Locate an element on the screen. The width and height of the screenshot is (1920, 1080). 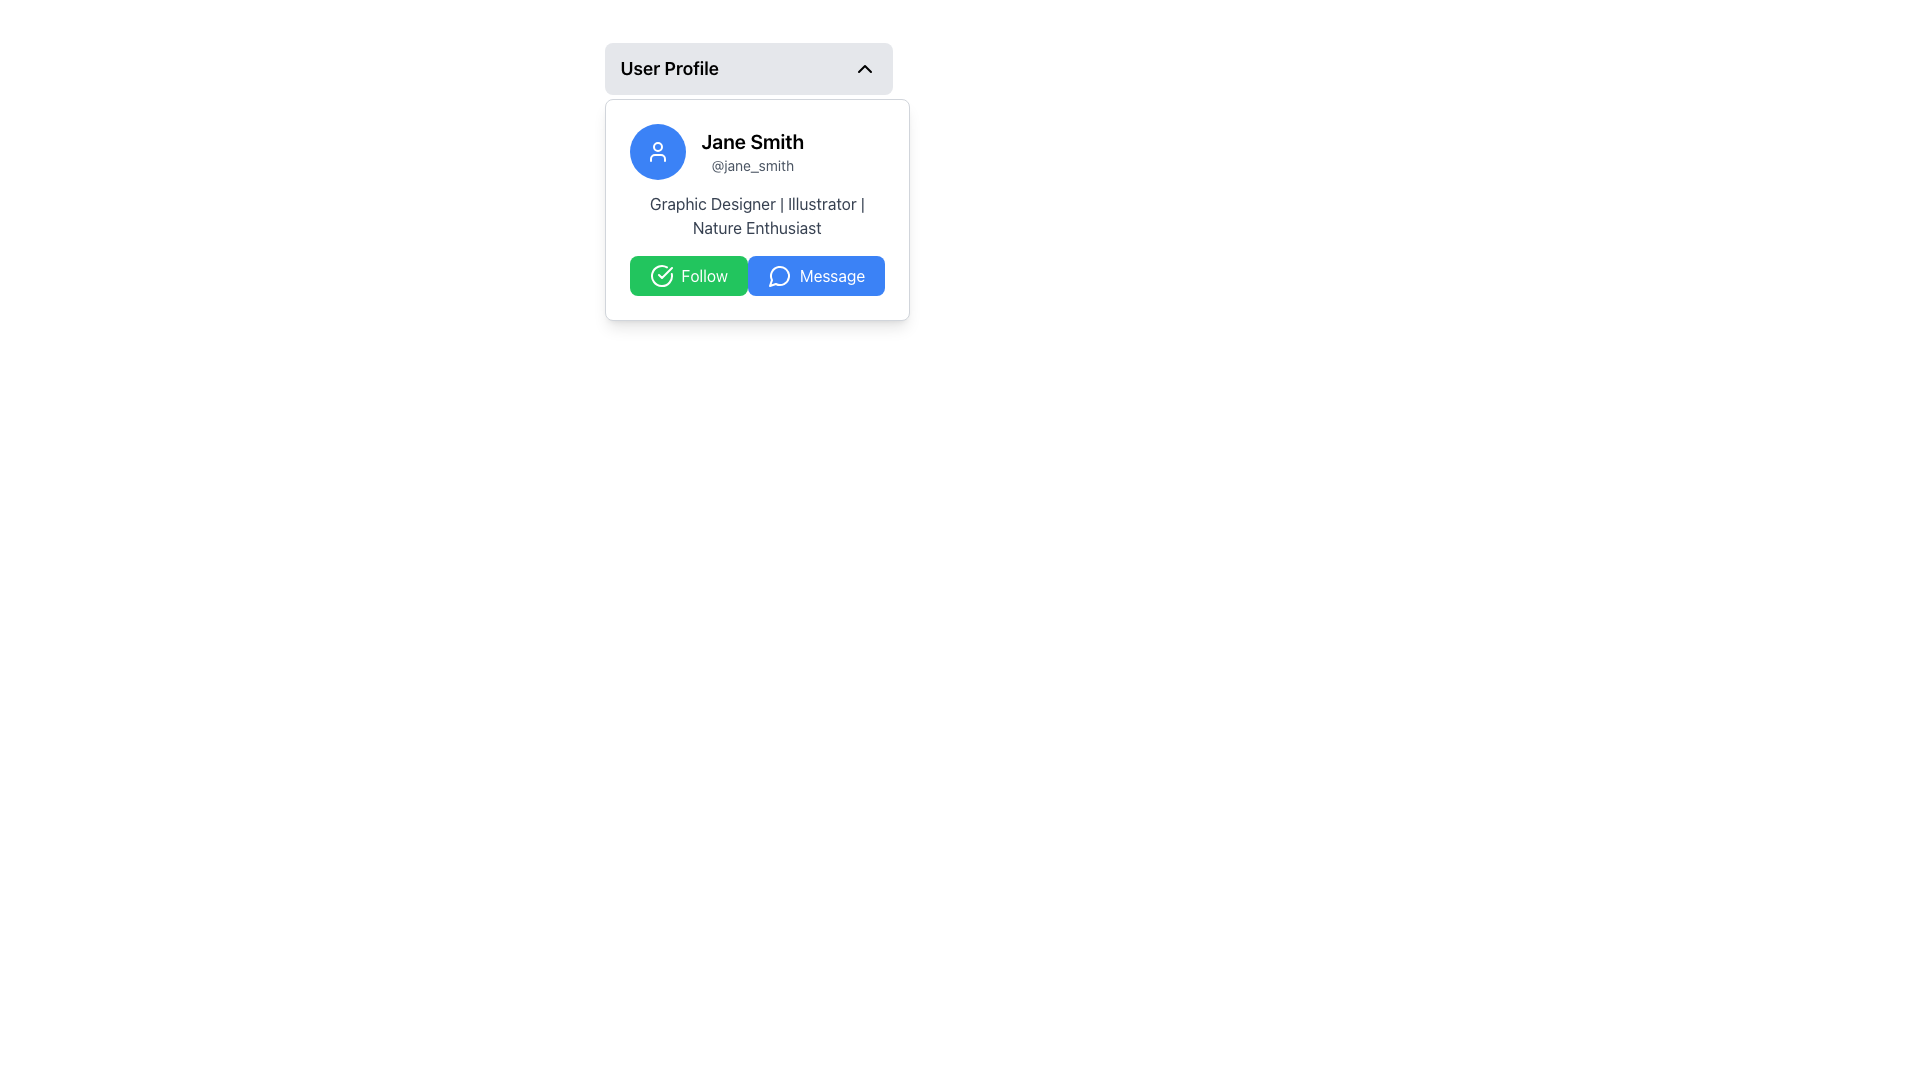
the content associated with the 'User Profile' text label located in the header of the dropdown component is located at coordinates (669, 68).